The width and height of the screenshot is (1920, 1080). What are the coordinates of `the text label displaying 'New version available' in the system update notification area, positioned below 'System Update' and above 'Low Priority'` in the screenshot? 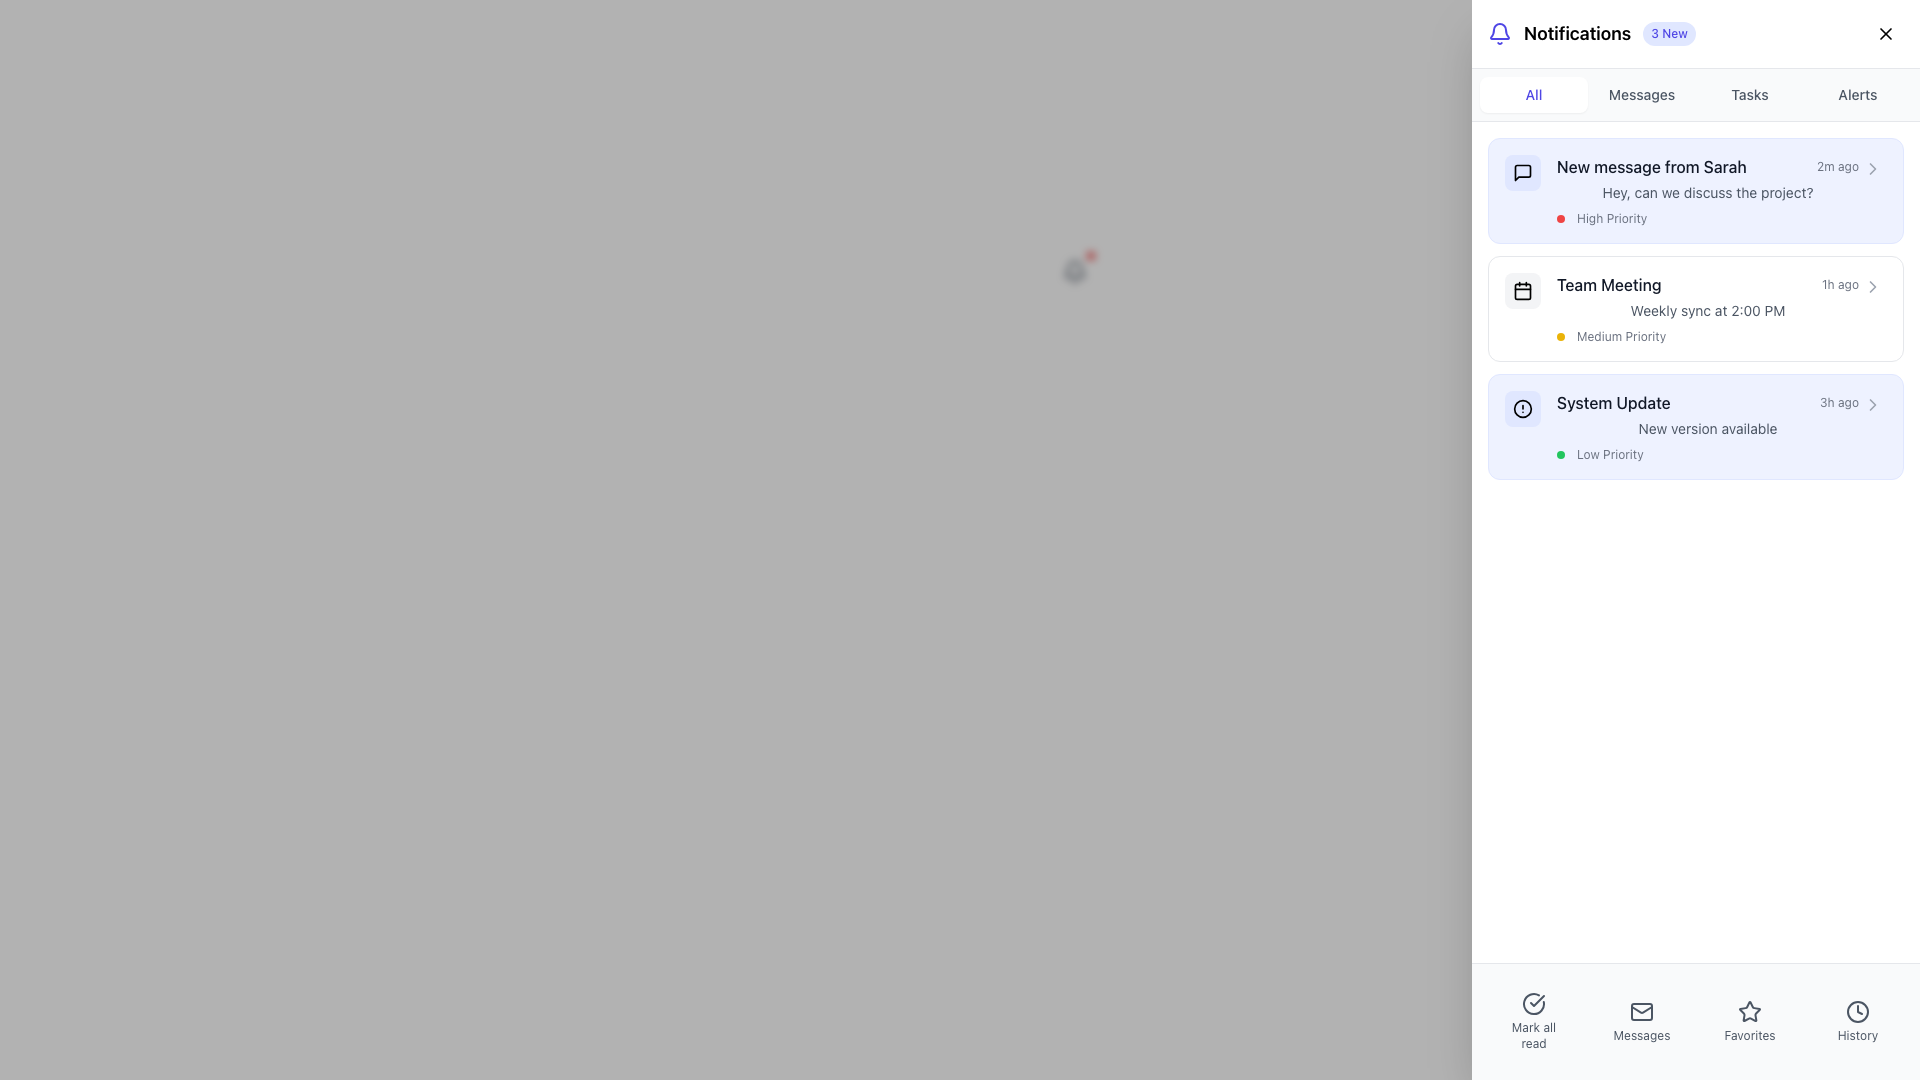 It's located at (1707, 427).